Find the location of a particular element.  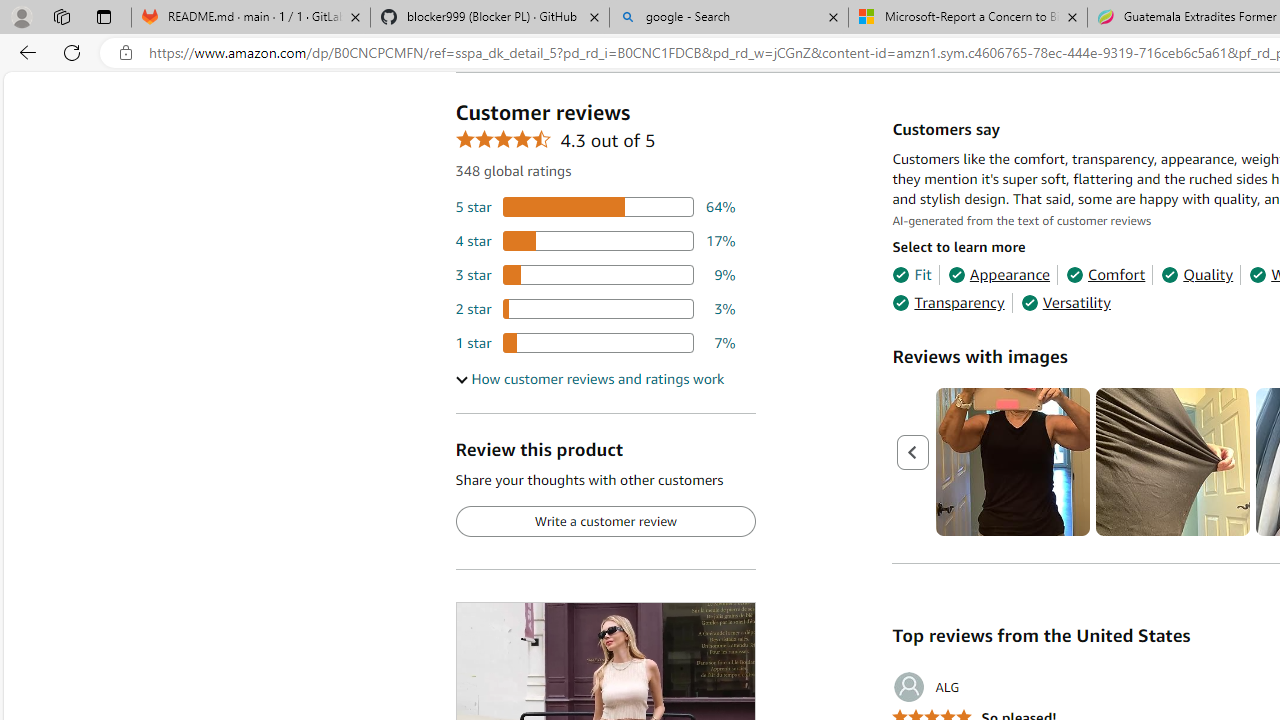

'Quality' is located at coordinates (1197, 275).